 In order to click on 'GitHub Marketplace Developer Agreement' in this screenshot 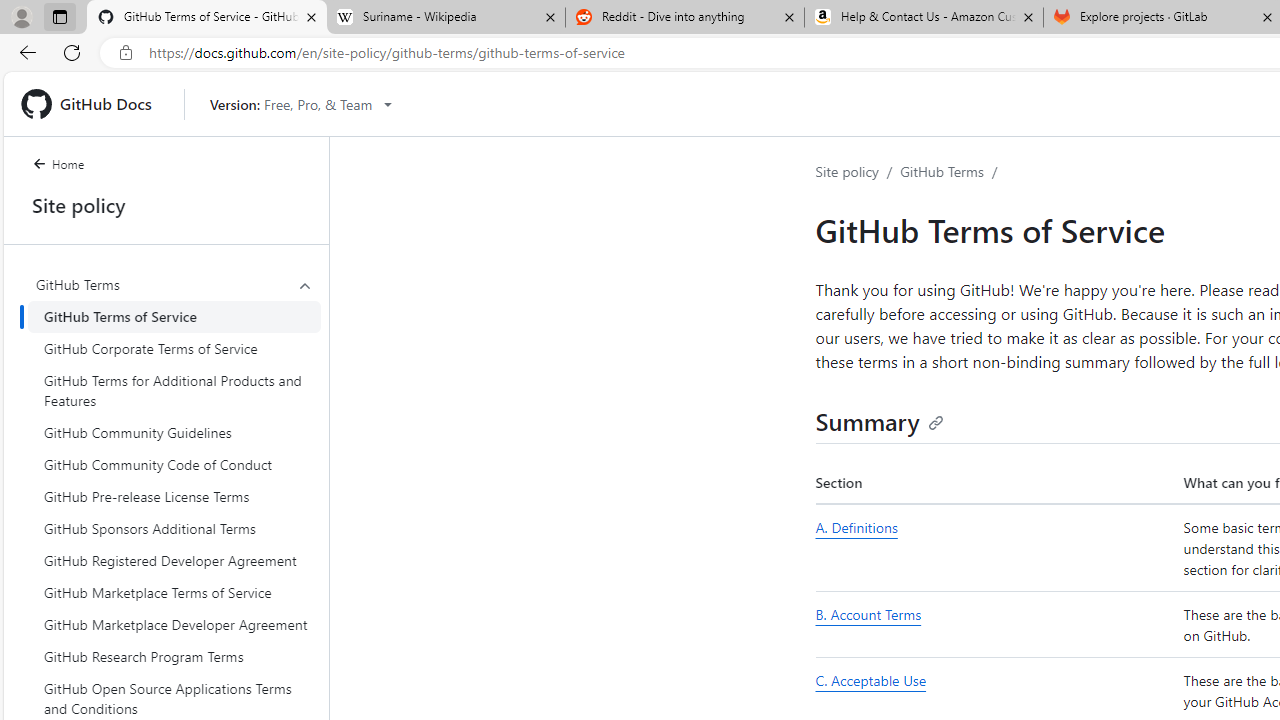, I will do `click(174, 623)`.